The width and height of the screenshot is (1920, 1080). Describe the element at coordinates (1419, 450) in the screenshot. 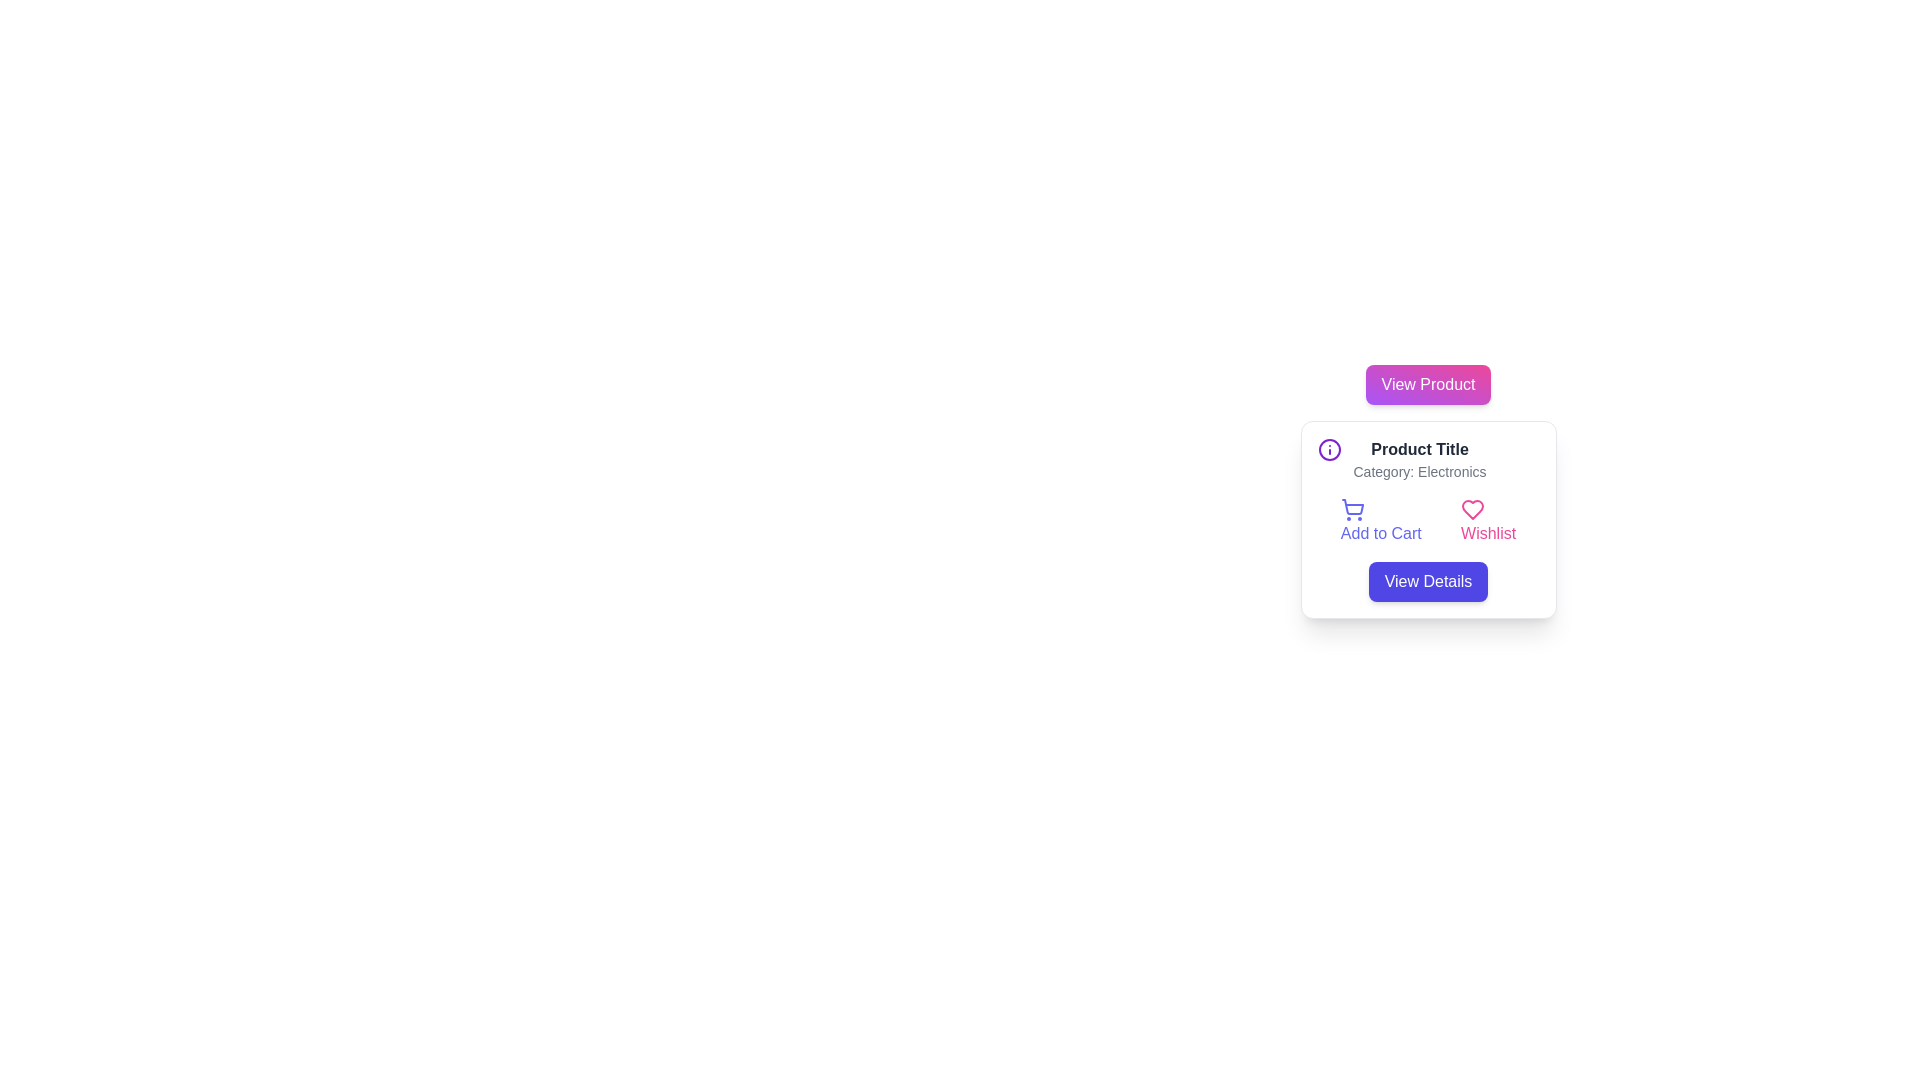

I see `the bold text label reading 'Product Title' which is prominently positioned at the top of the informational card below 'View Product' and above 'Category: Electronics'` at that location.